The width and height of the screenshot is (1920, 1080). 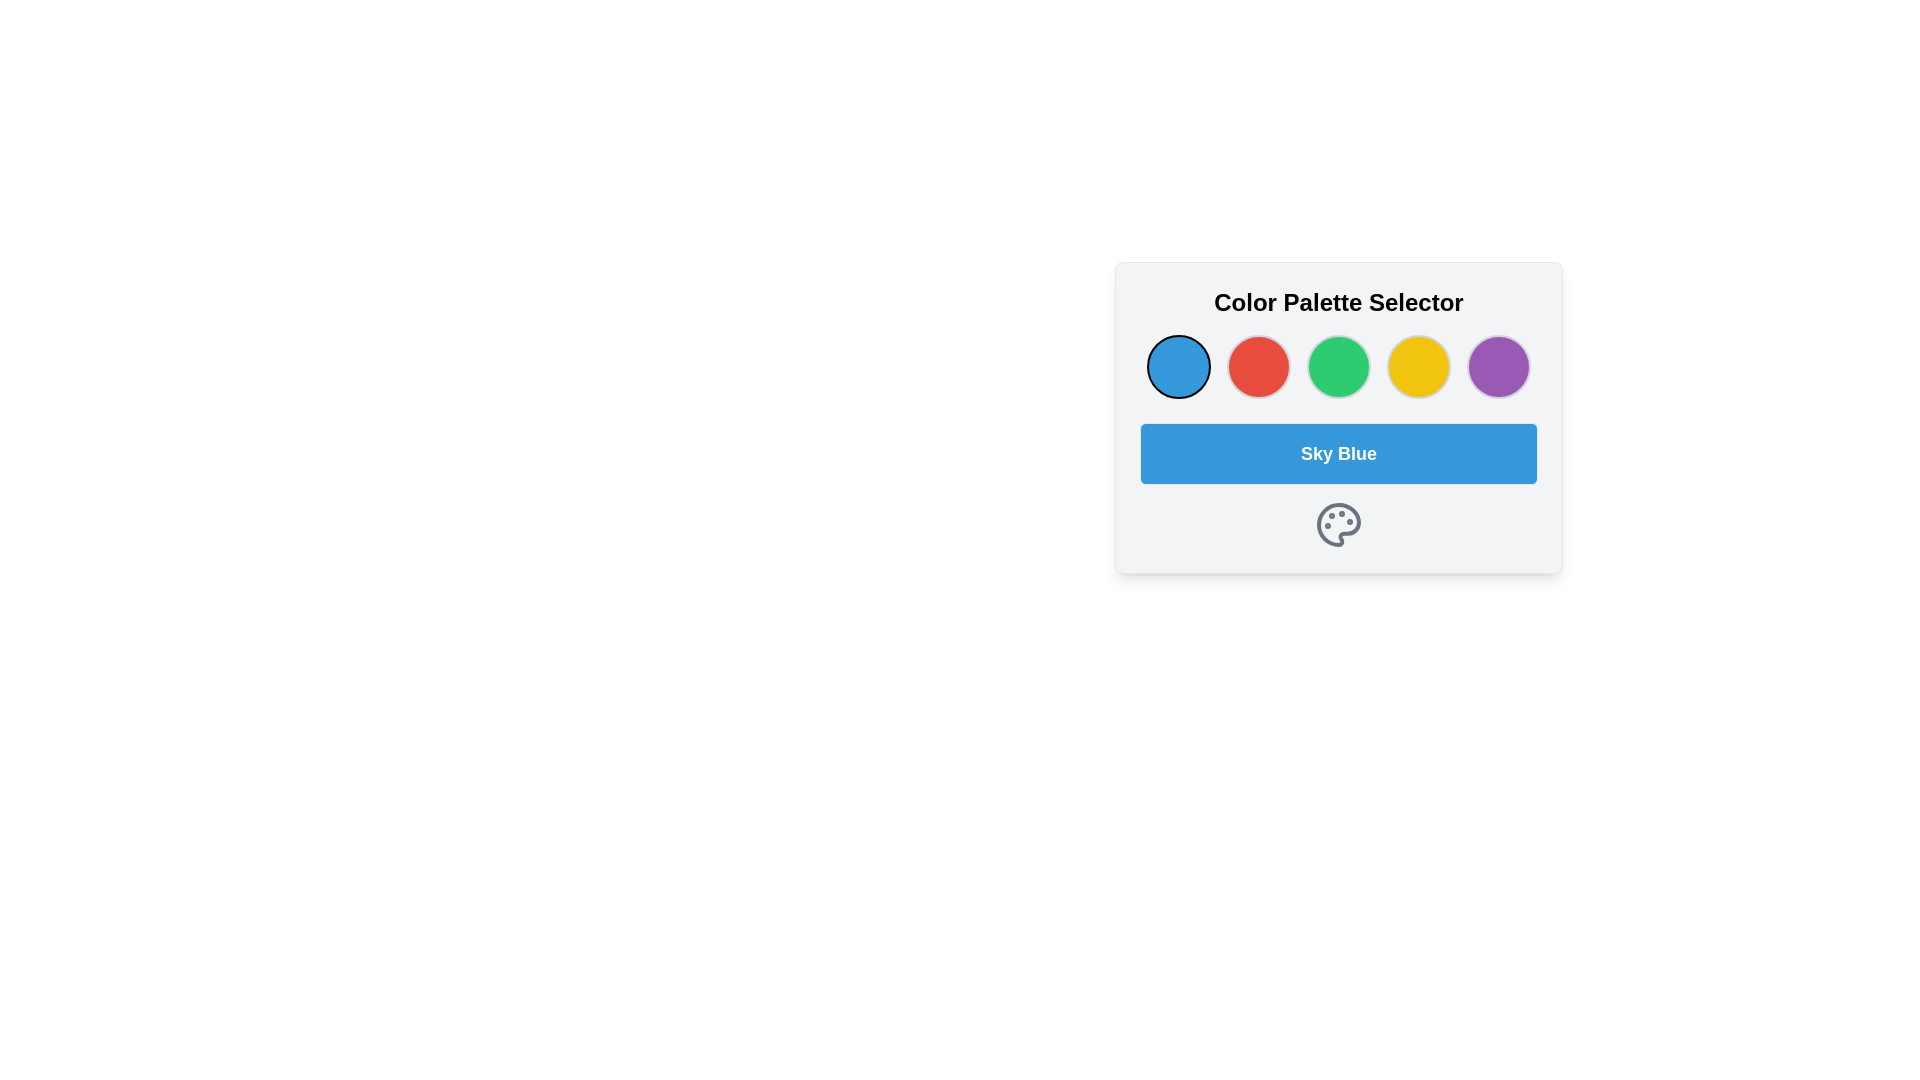 I want to click on the artist's palette icon located below the 'Sky Blue' button, so click(x=1339, y=523).